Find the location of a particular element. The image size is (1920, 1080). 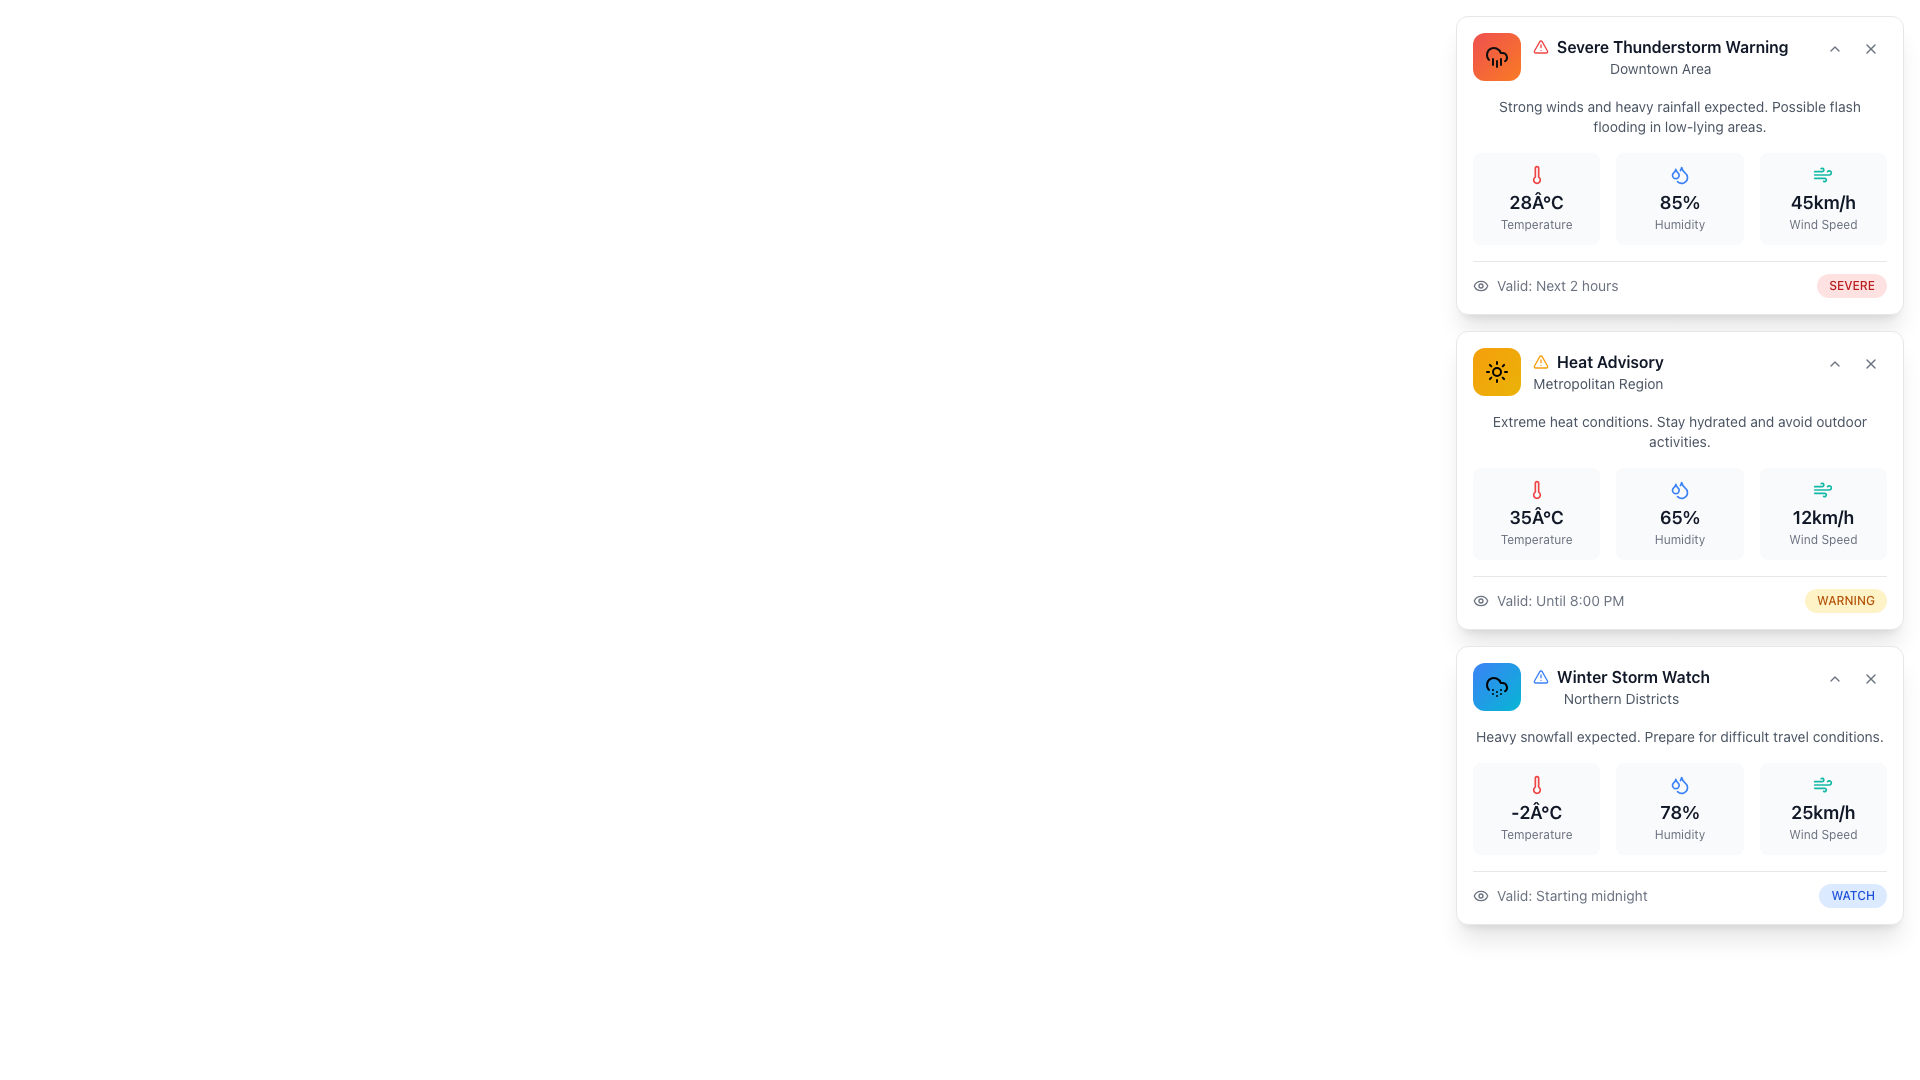

the teal-colored wind icon with rounded lines located in the bottom-right corner of the 'Heat Advisory' card, which displays '12km/h' wind speed is located at coordinates (1823, 489).